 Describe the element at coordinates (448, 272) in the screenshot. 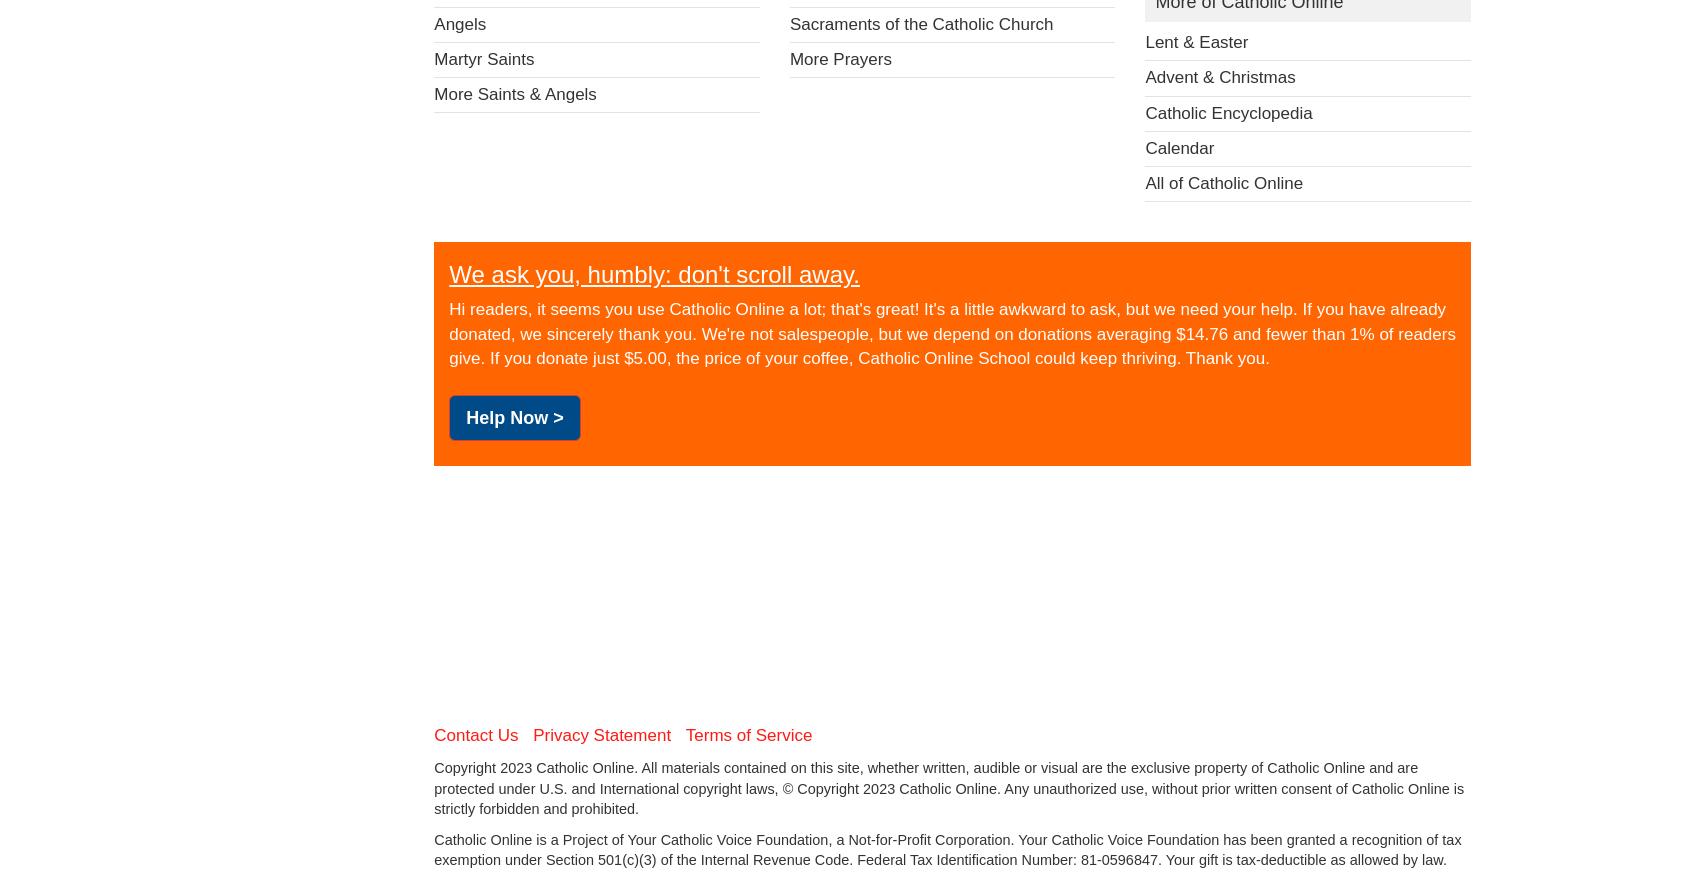

I see `'We ask you, humbly: don't scroll away.'` at that location.